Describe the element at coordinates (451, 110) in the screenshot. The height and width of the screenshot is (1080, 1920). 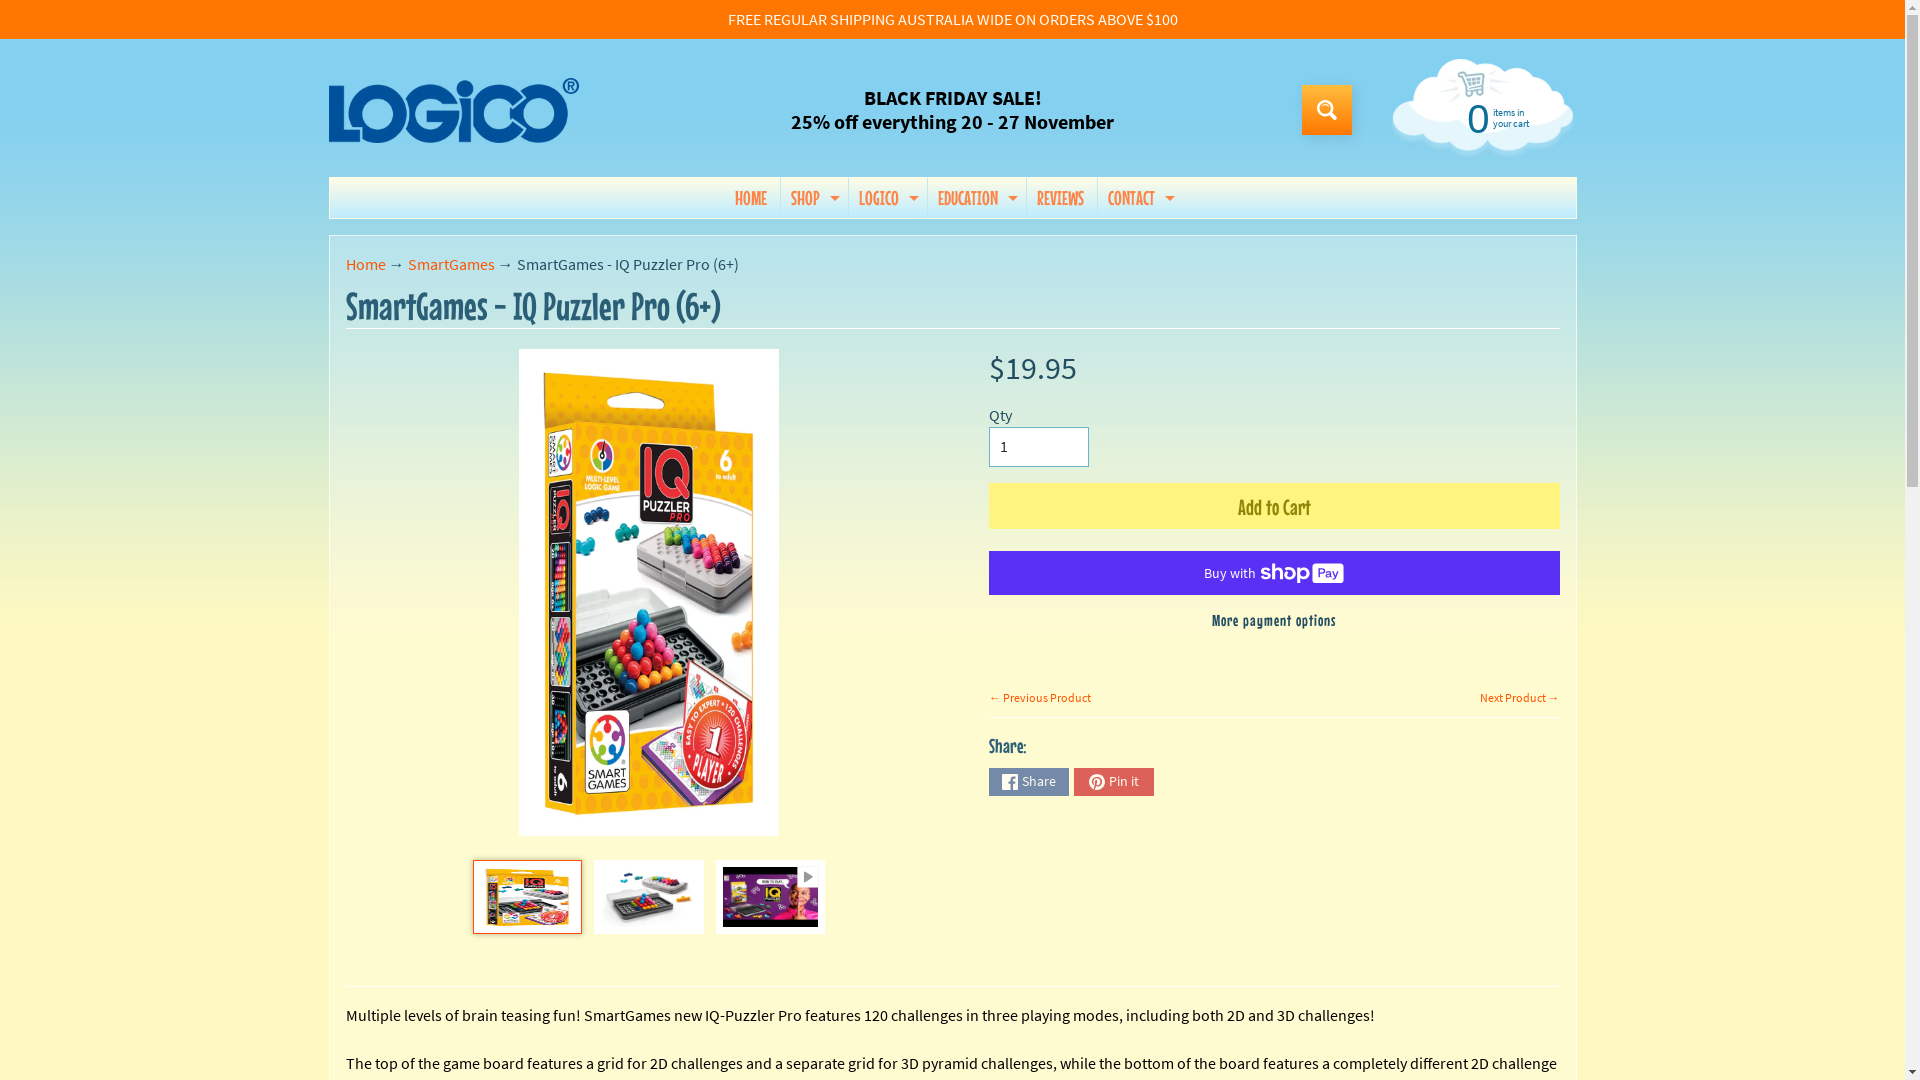
I see `'LOGICO Australia'` at that location.